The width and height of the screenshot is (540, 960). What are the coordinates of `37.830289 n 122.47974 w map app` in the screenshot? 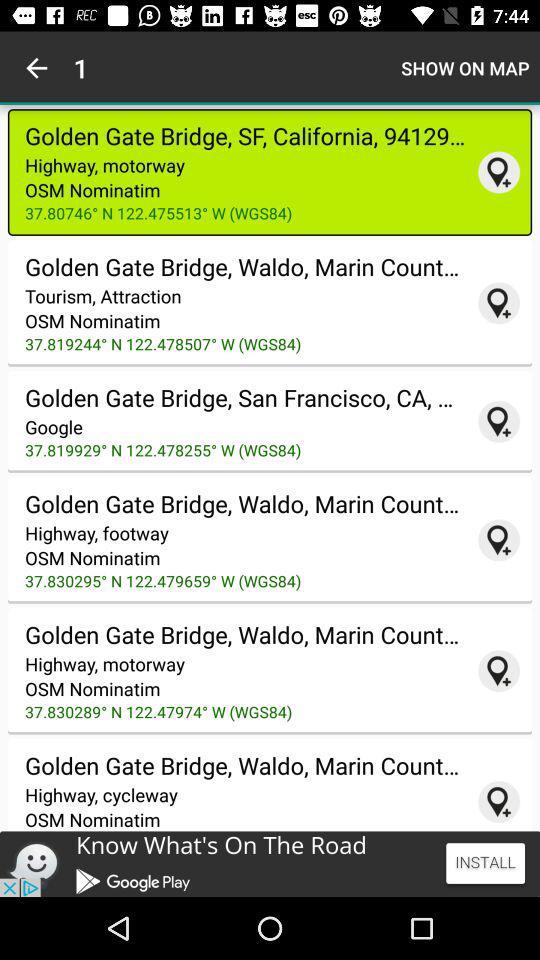 It's located at (498, 671).